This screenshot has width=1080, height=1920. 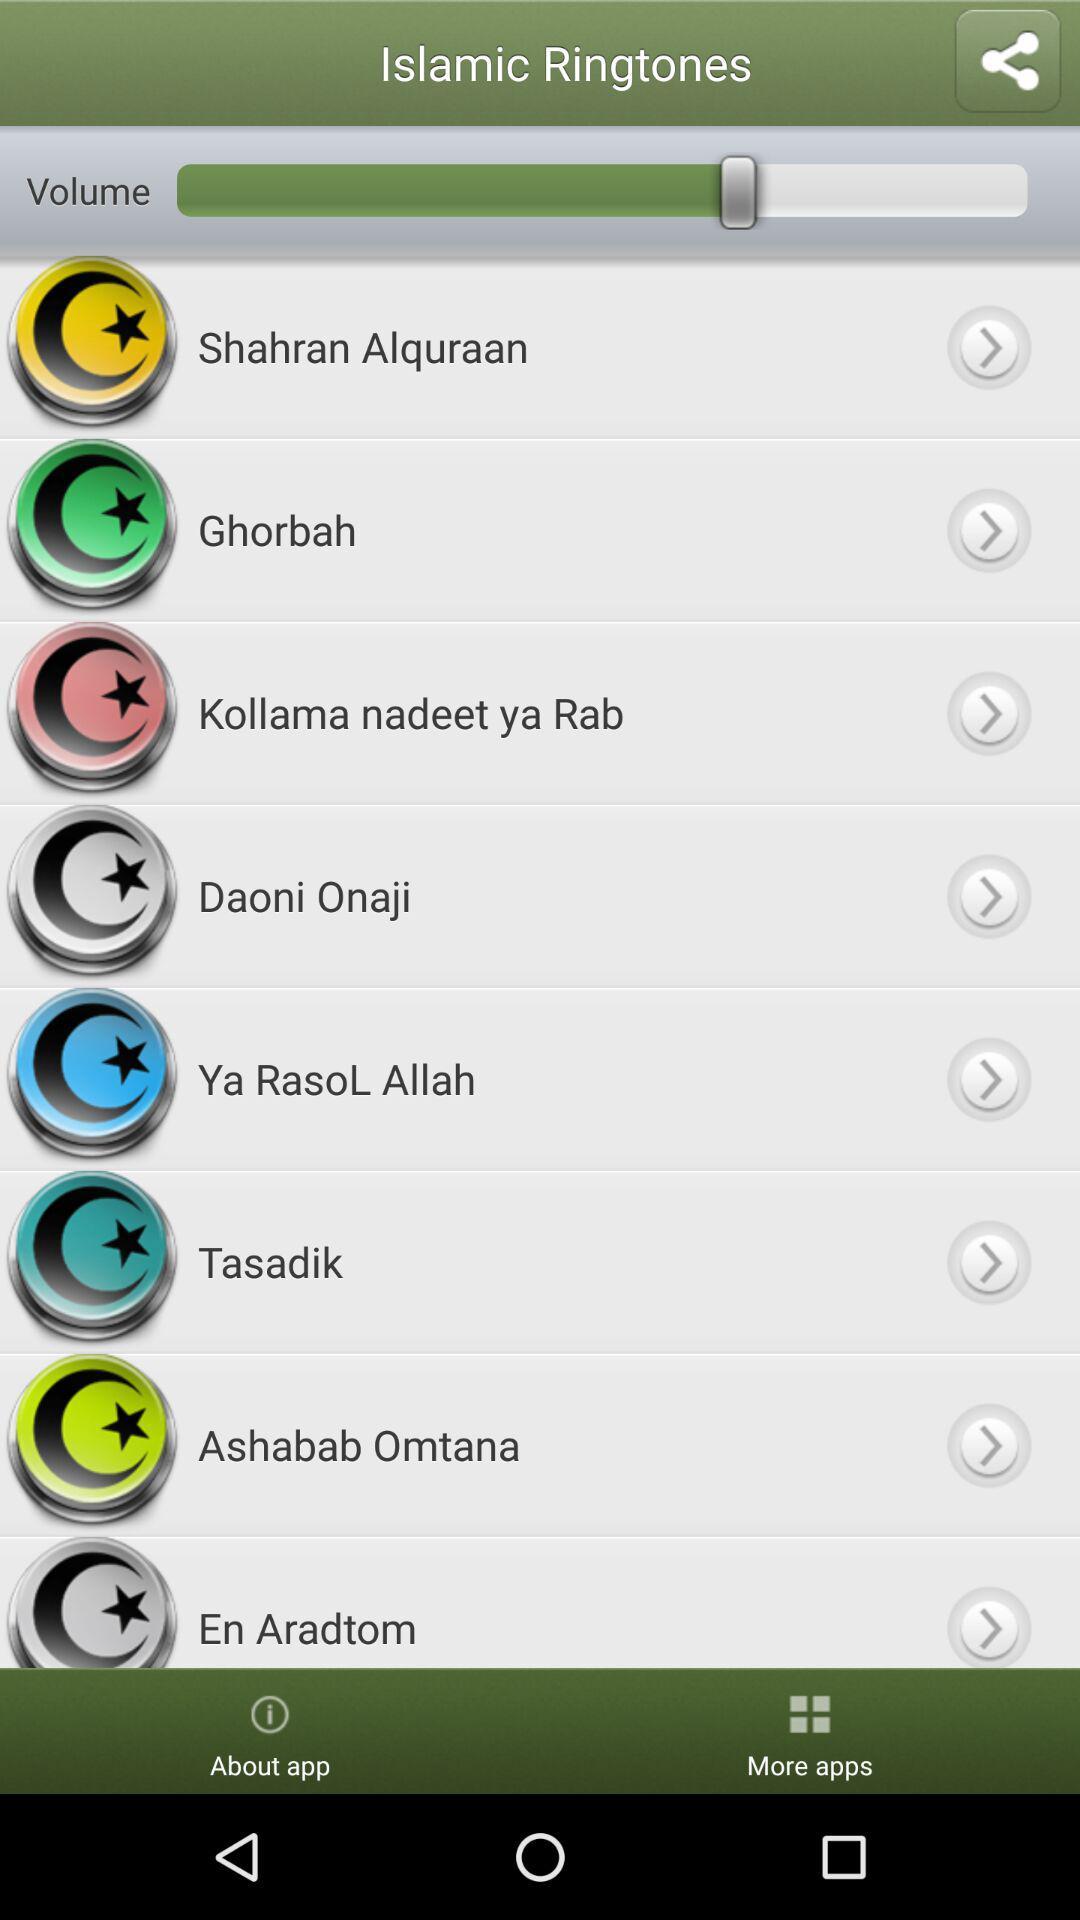 I want to click on button, so click(x=987, y=529).